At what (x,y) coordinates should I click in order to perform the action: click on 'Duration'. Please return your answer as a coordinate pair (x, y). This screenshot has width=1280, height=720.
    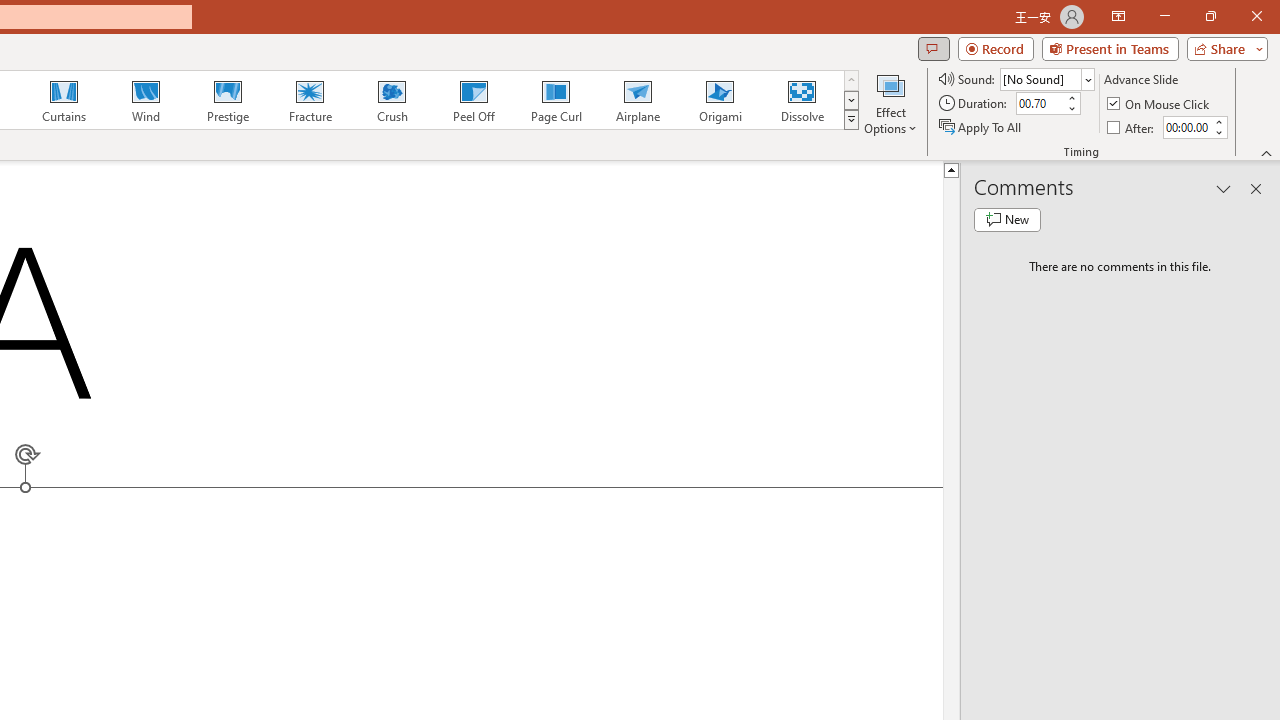
    Looking at the image, I should click on (1040, 103).